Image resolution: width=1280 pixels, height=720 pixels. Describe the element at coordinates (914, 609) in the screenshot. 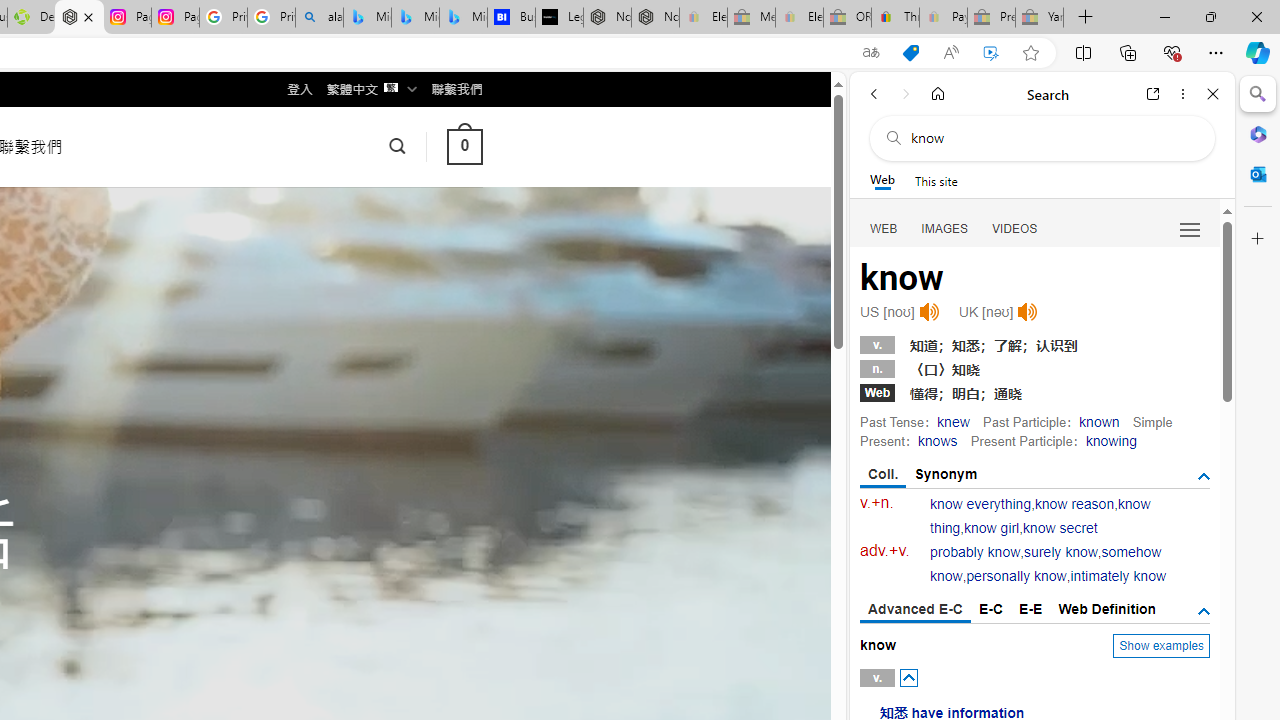

I see `'Advanced E-C'` at that location.